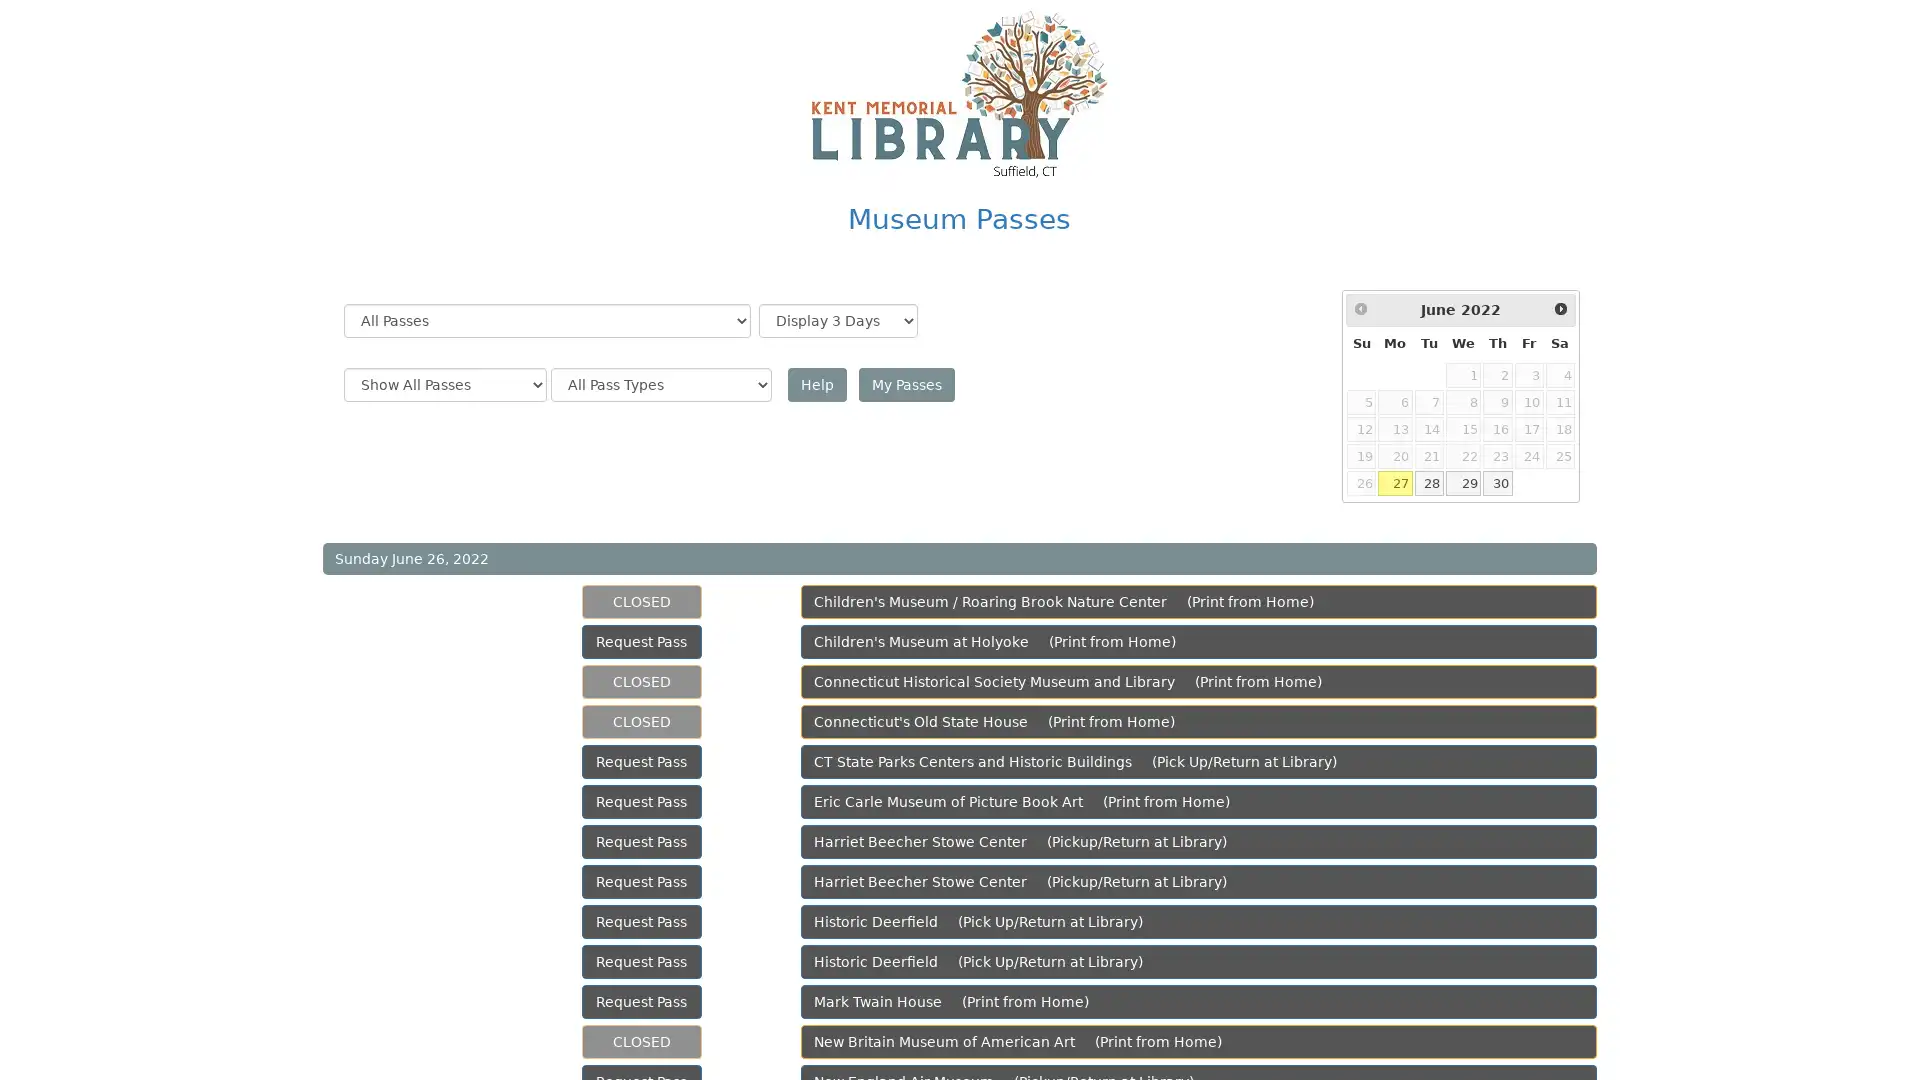 This screenshot has height=1080, width=1920. Describe the element at coordinates (641, 881) in the screenshot. I see `Request Pass` at that location.